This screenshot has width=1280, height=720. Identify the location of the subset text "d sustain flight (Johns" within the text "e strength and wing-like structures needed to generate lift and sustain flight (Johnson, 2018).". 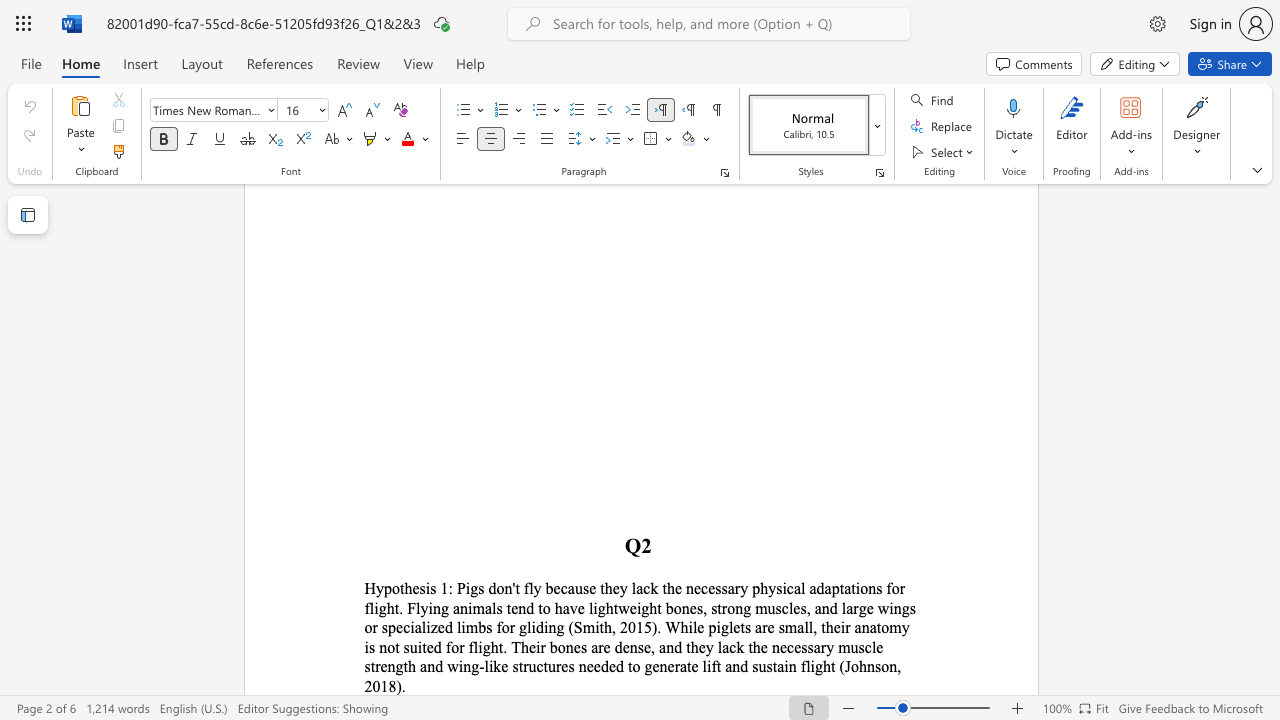
(739, 666).